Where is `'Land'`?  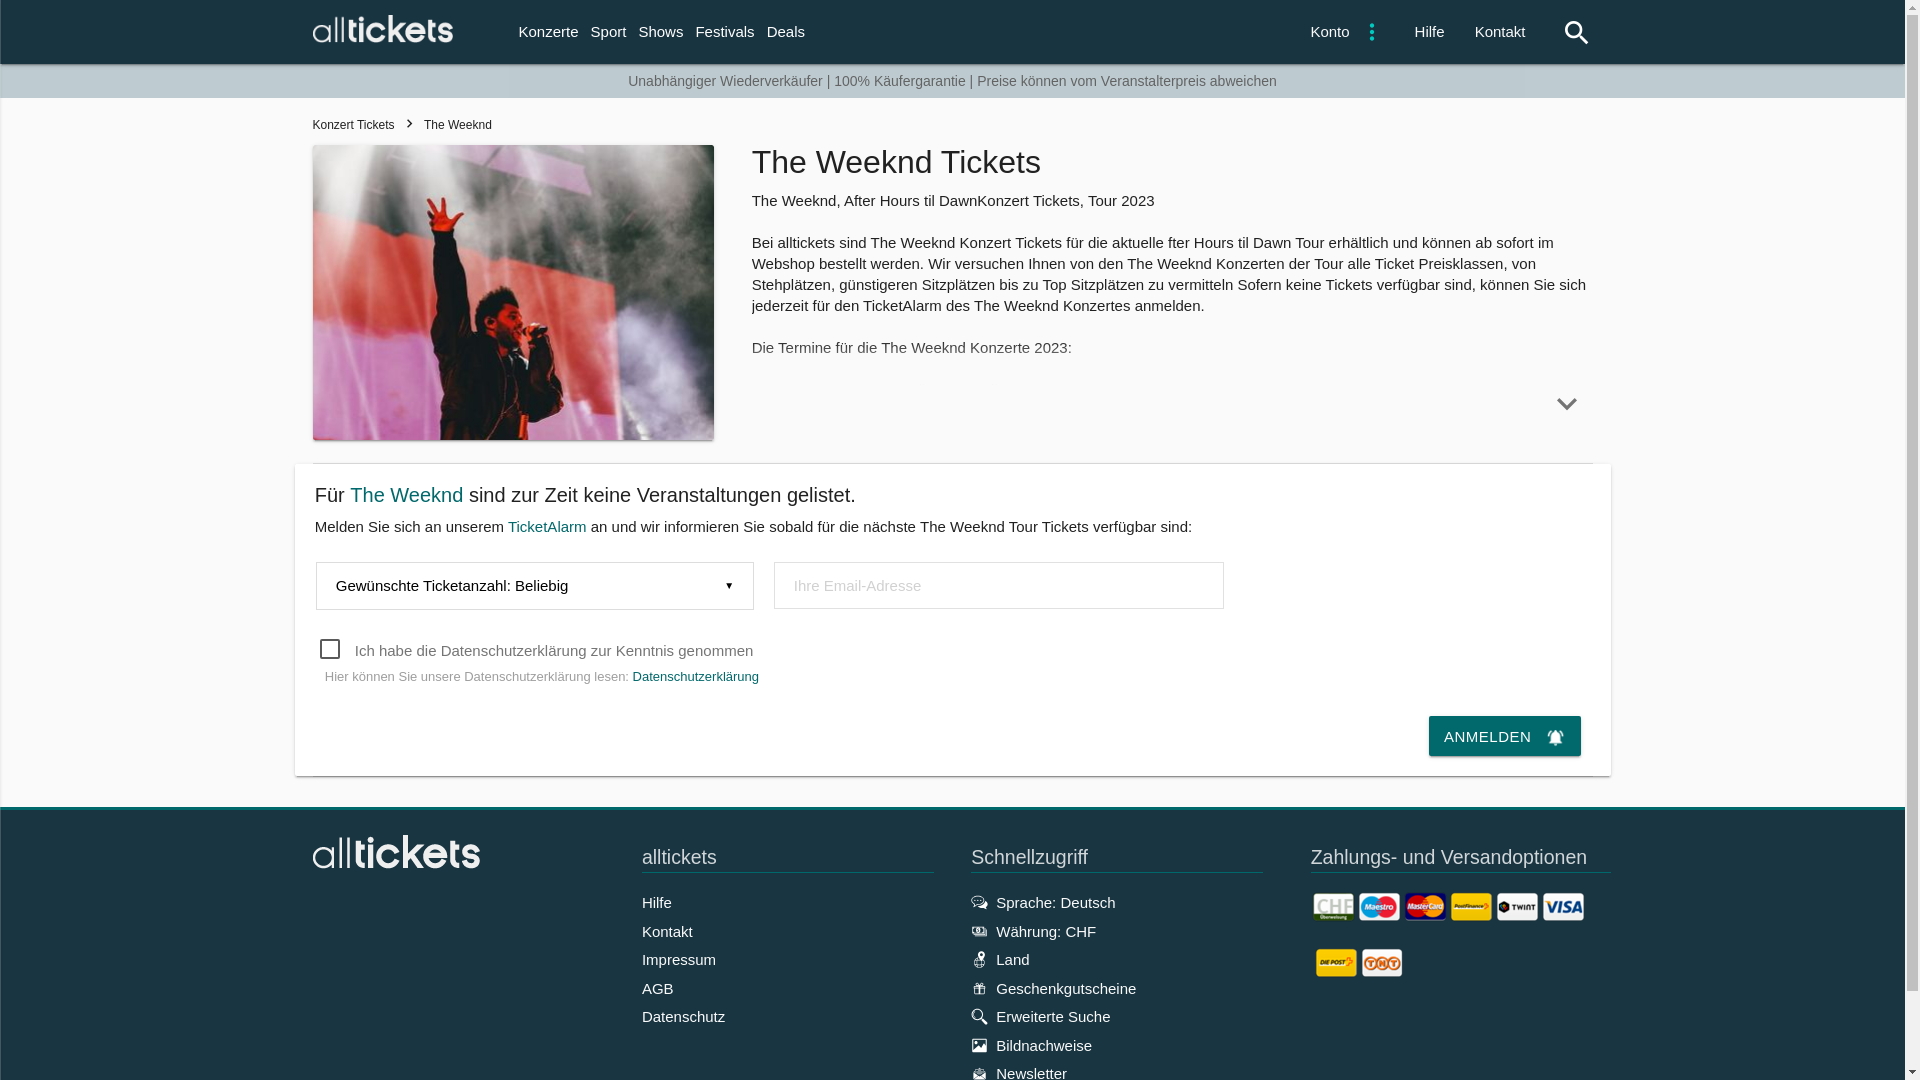 'Land' is located at coordinates (999, 958).